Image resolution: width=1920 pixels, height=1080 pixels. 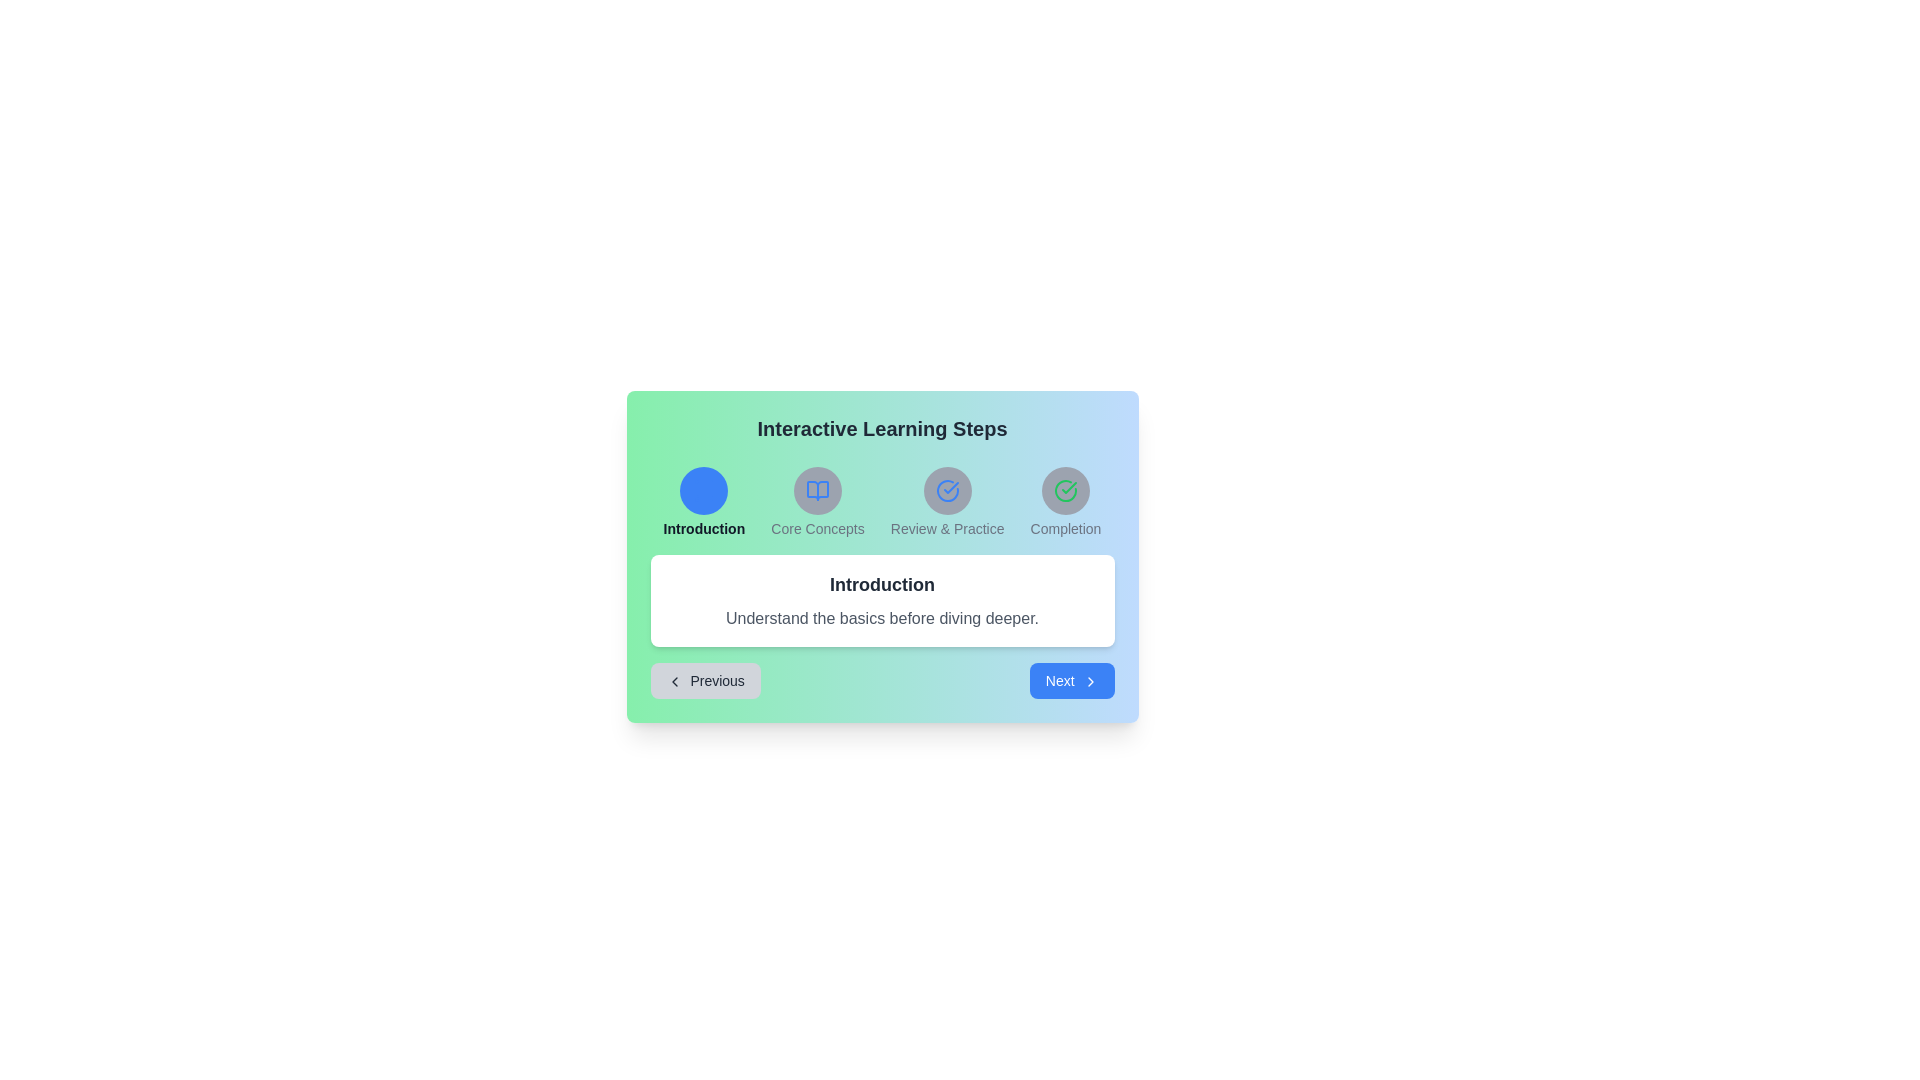 What do you see at coordinates (881, 617) in the screenshot?
I see `text label that states 'Understand the basics before diving deeper.' located directly beneath the heading 'Introduction' in a white card area` at bounding box center [881, 617].